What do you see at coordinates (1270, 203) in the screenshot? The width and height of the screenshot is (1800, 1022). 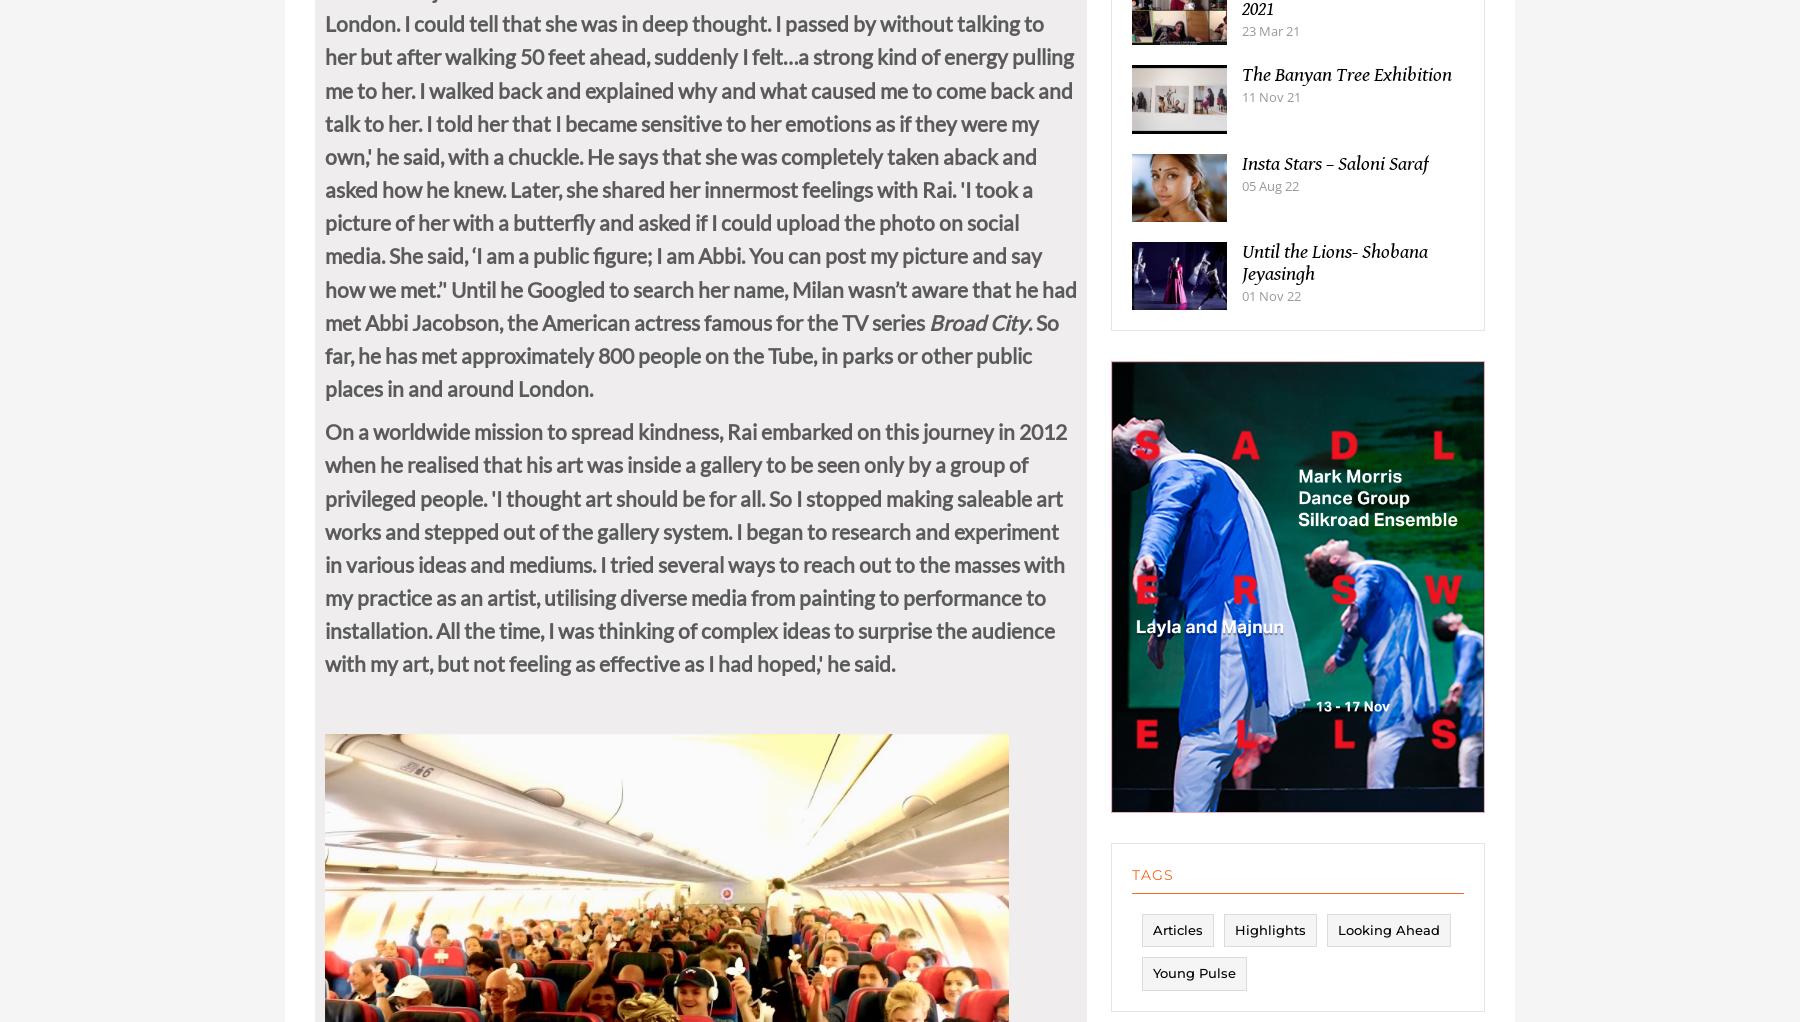 I see `'05 Aug 22'` at bounding box center [1270, 203].